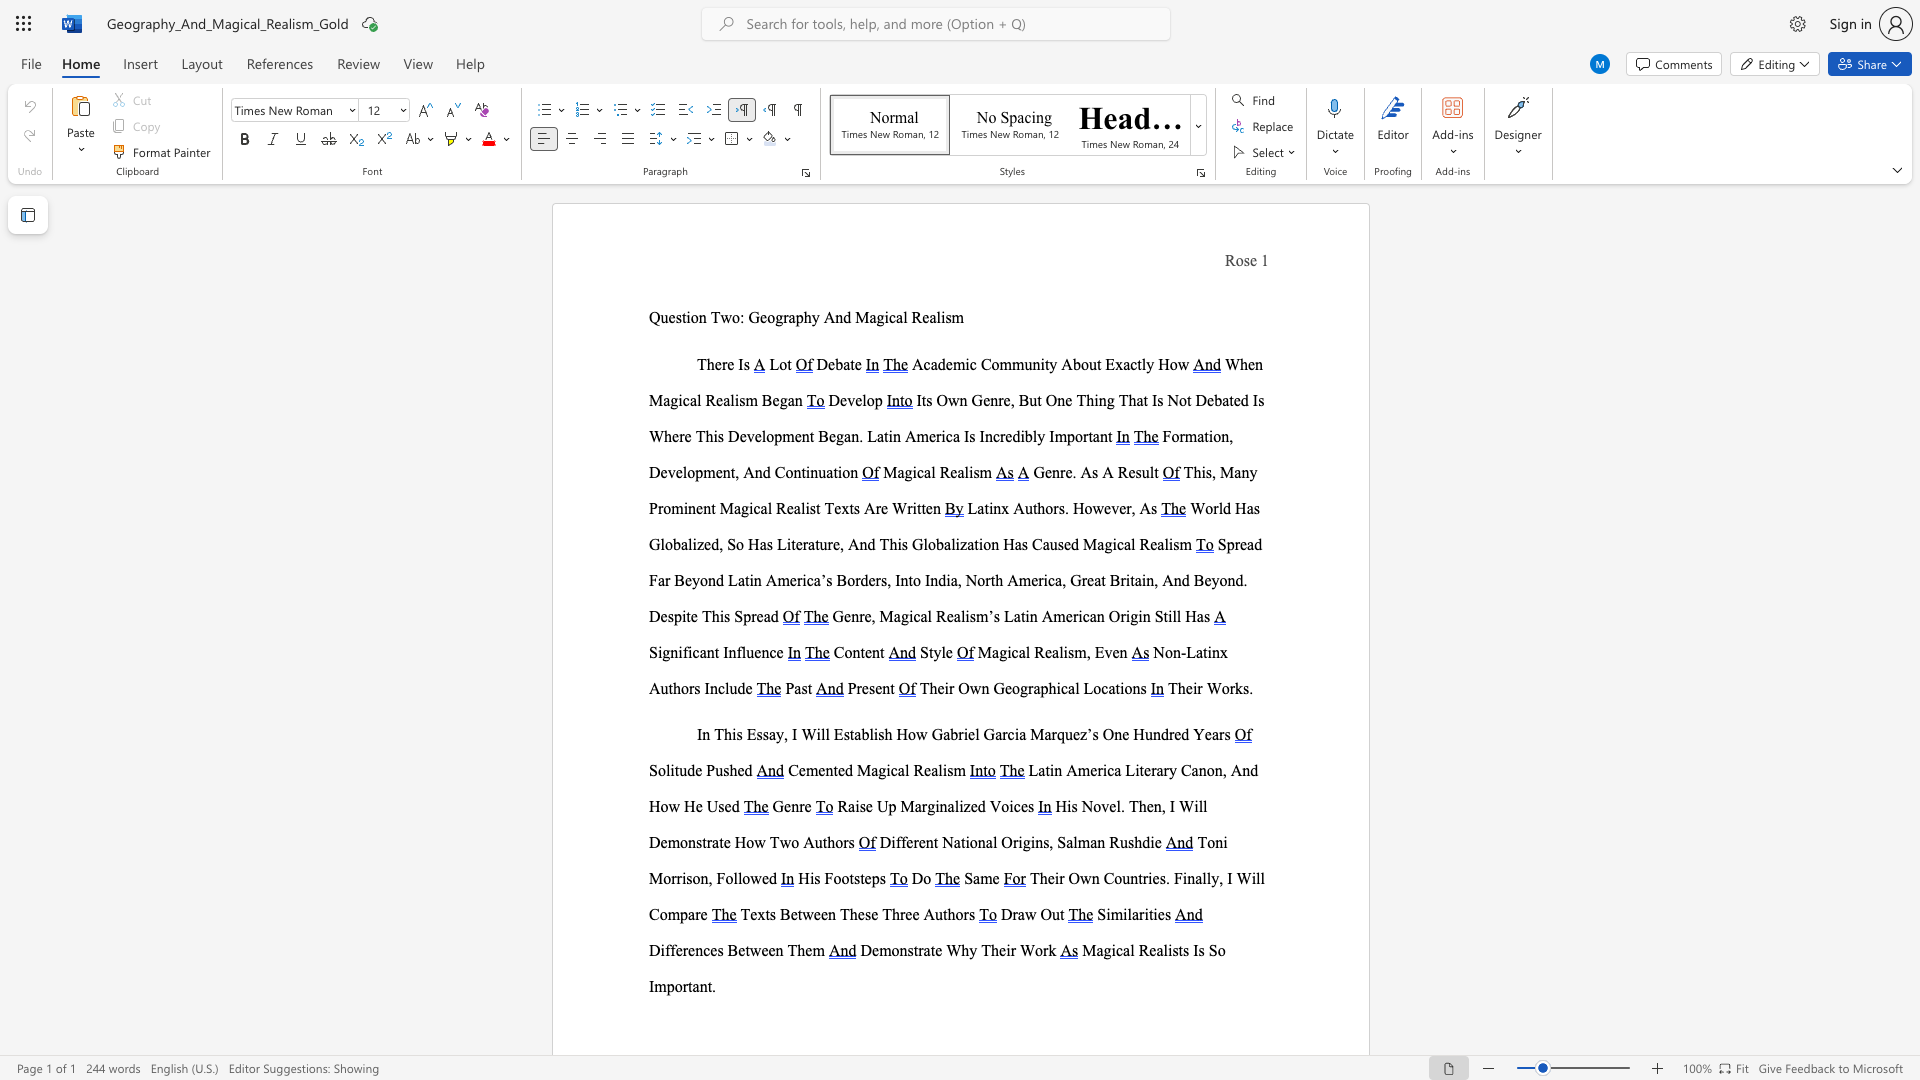 This screenshot has width=1920, height=1080. Describe the element at coordinates (648, 615) in the screenshot. I see `the subset text "Despite This Sp" within the text "Spread Far Beyond Latin America’s Borders, Into India, North America, Great Britain, And Beyond. Despite This Spread"` at that location.